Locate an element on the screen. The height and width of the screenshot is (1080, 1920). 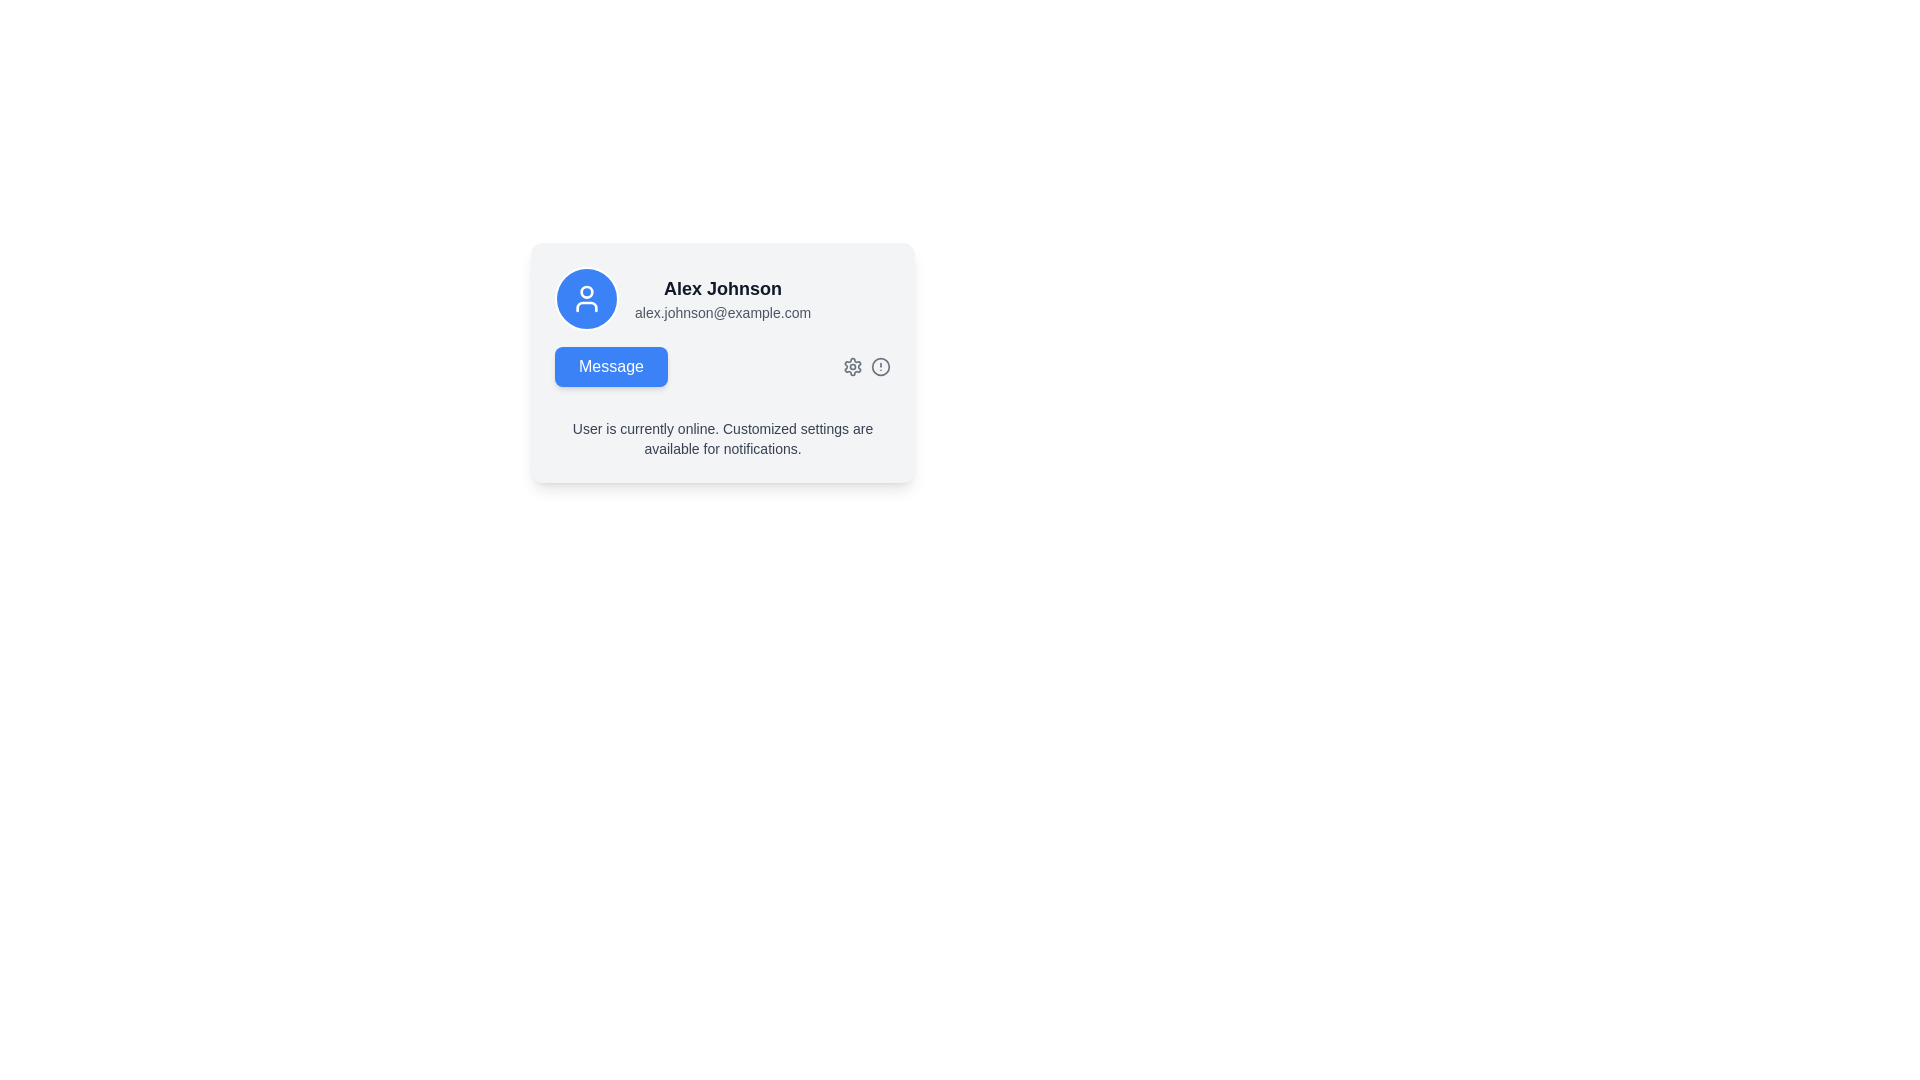
the text label displaying 'User is currently online. Customized settings are available for notifications.' located below the 'Message' button in the user profile card for 'Alex Johnson.' is located at coordinates (722, 430).